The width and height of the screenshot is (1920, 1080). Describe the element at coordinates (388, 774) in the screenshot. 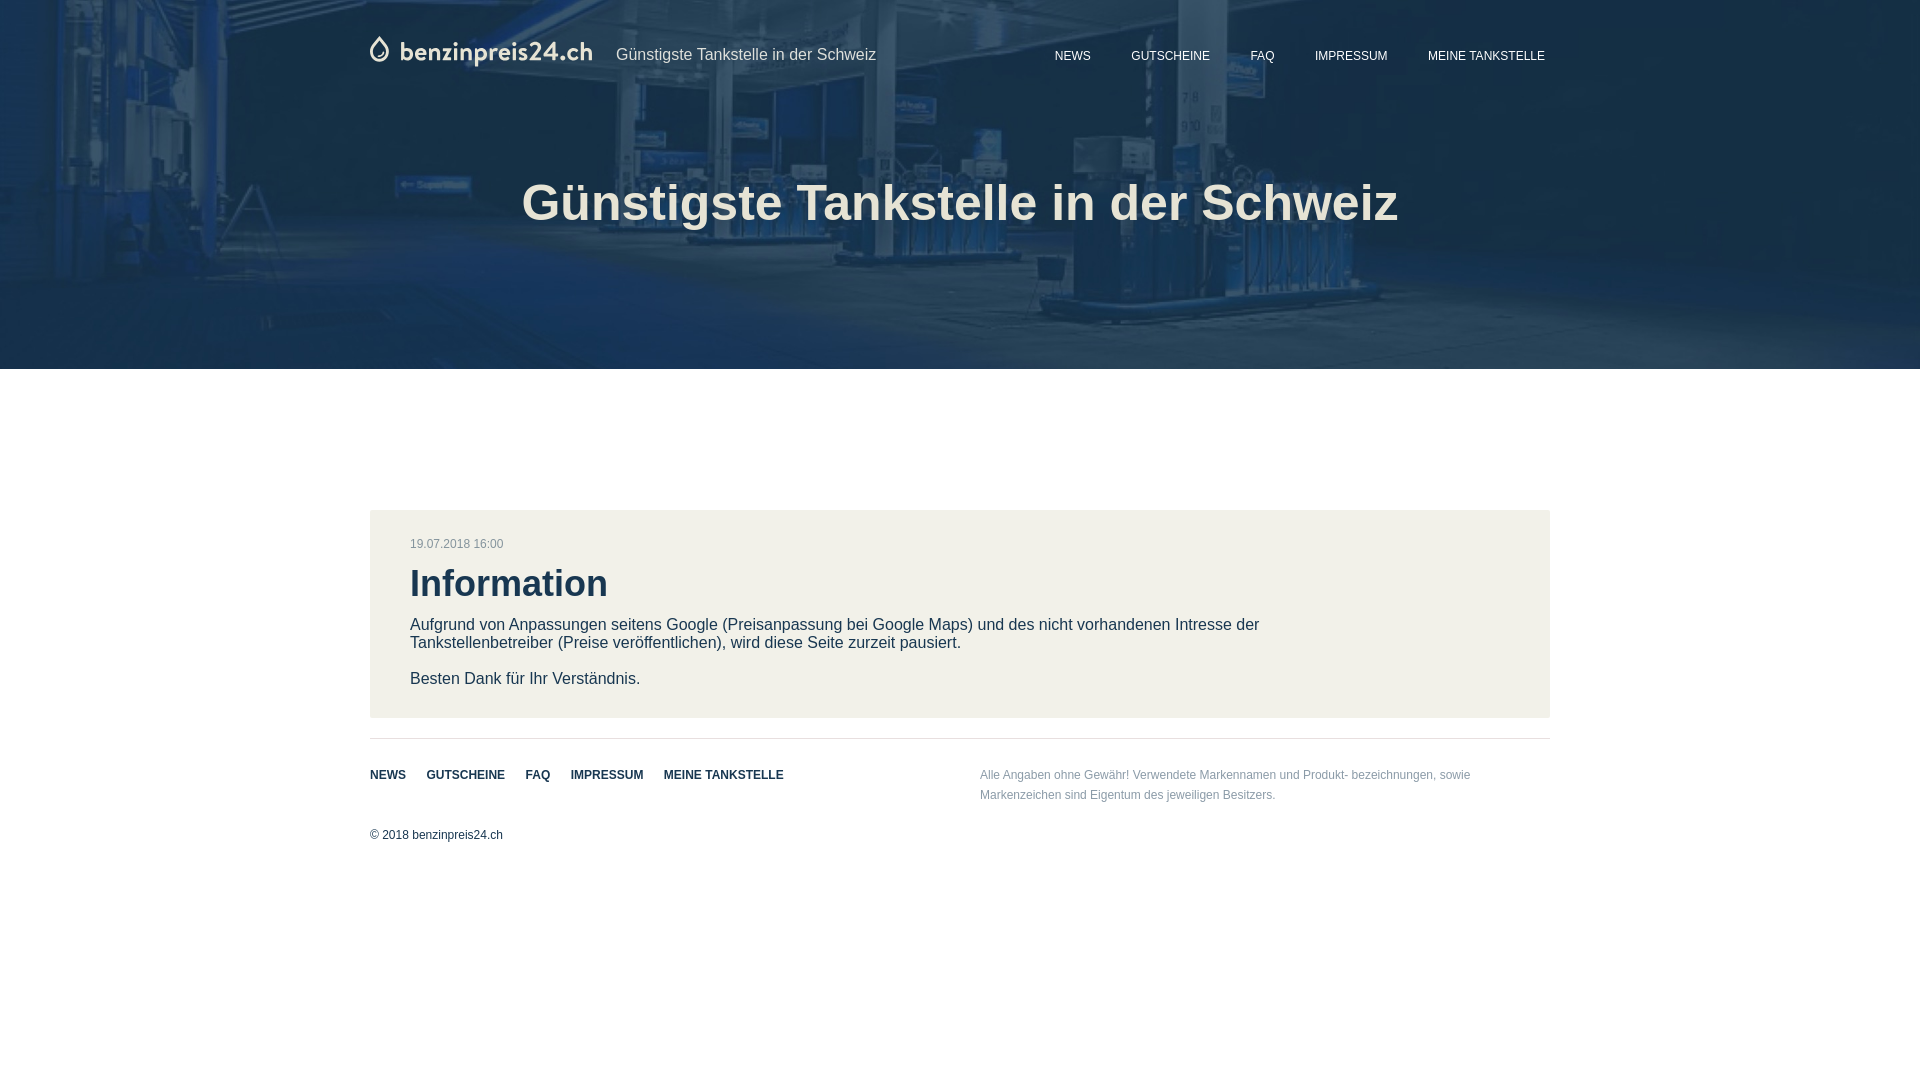

I see `'NEWS'` at that location.